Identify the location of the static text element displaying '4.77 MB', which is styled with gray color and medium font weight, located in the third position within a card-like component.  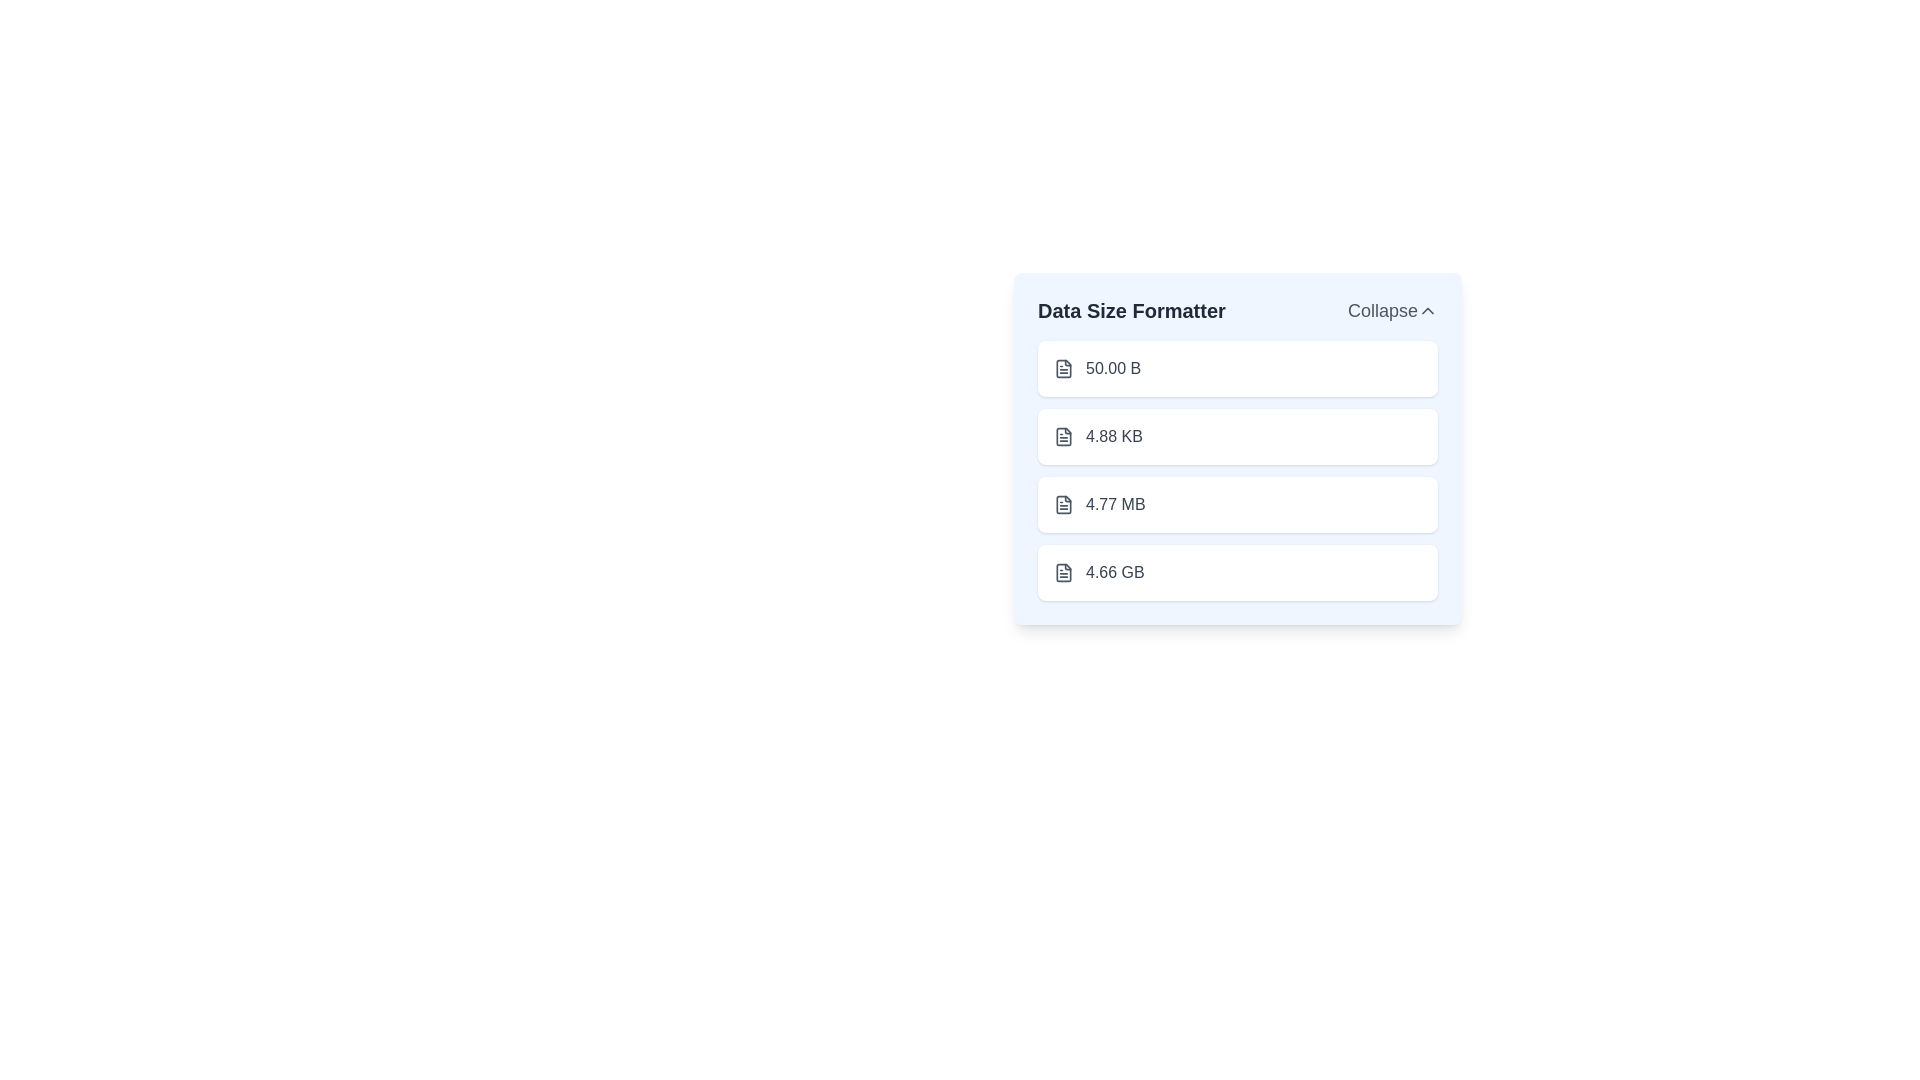
(1114, 504).